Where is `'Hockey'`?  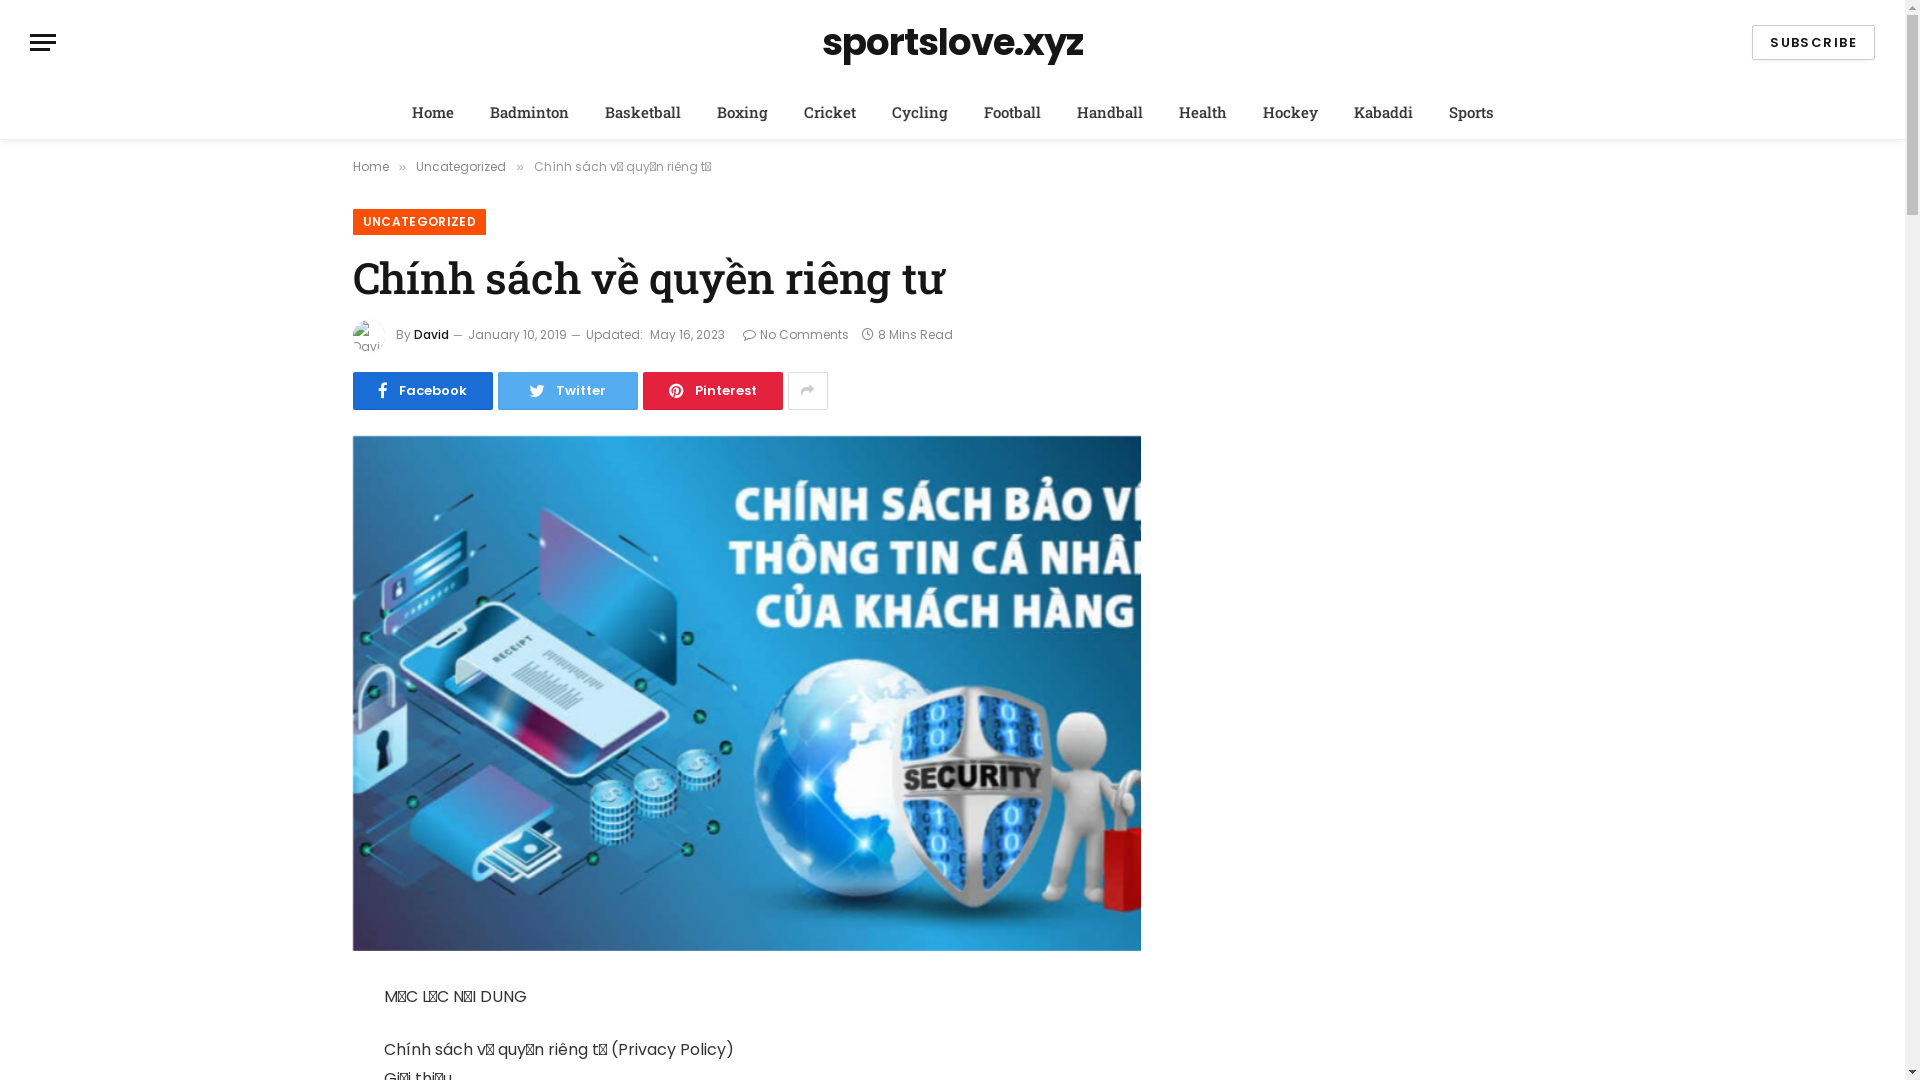
'Hockey' is located at coordinates (1289, 111).